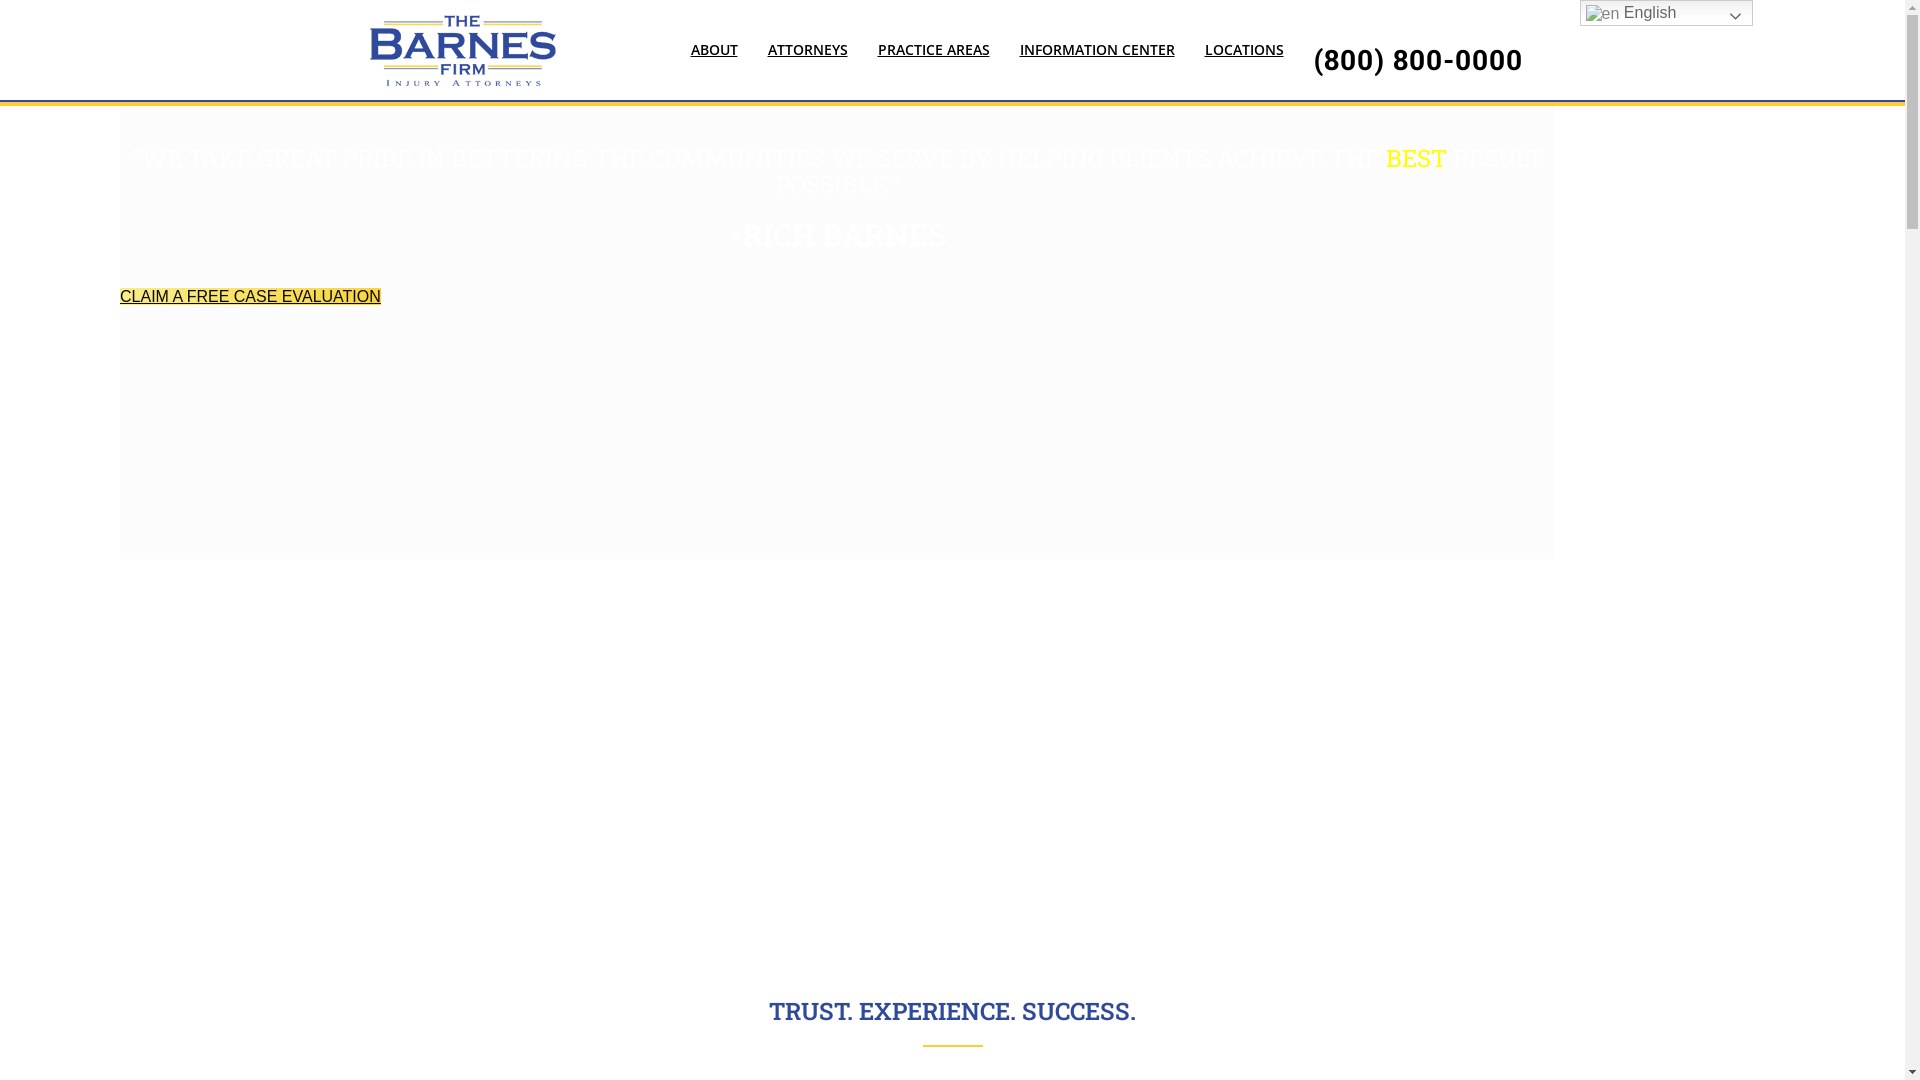 This screenshot has height=1080, width=1920. What do you see at coordinates (931, 48) in the screenshot?
I see `'PRACTICE AREAS'` at bounding box center [931, 48].